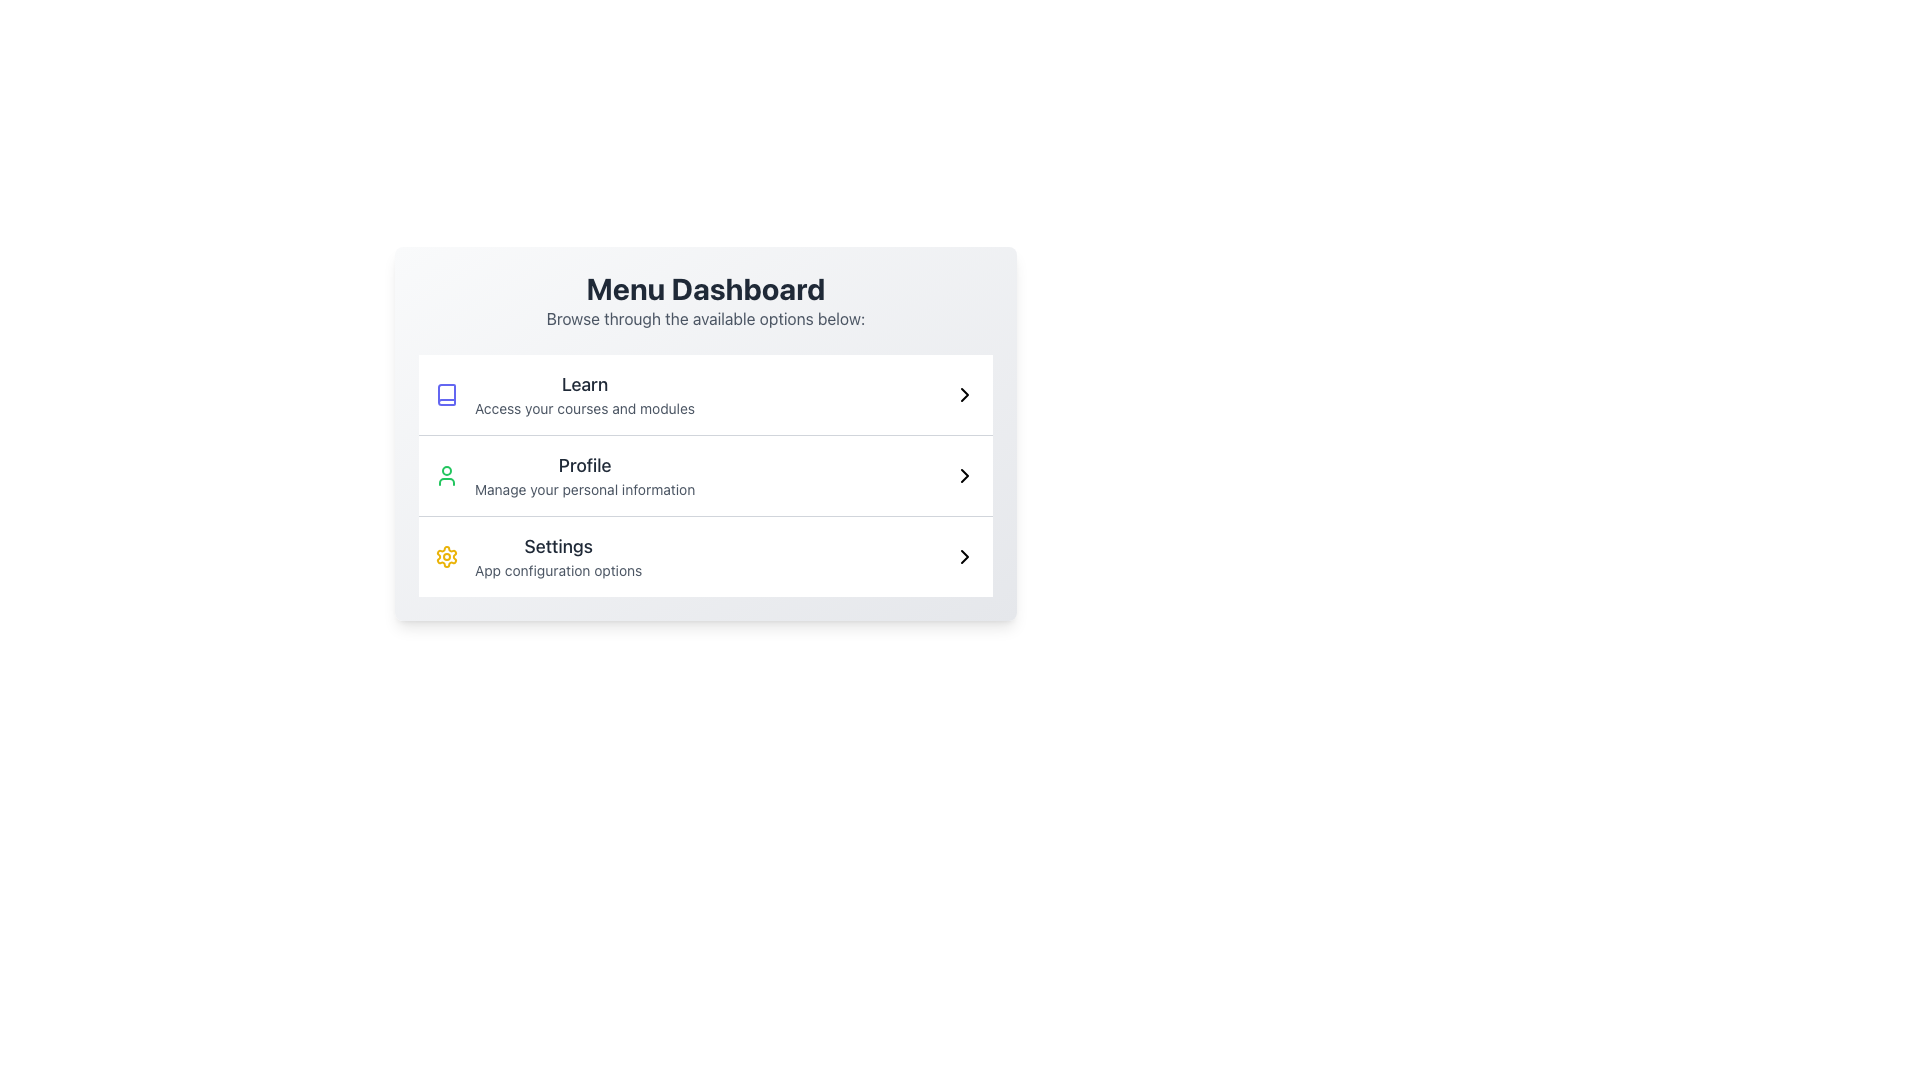 The image size is (1920, 1080). I want to click on the rightward-pointing chevron arrow icon located to the far right of the 'Settings' menu entry, so click(964, 556).